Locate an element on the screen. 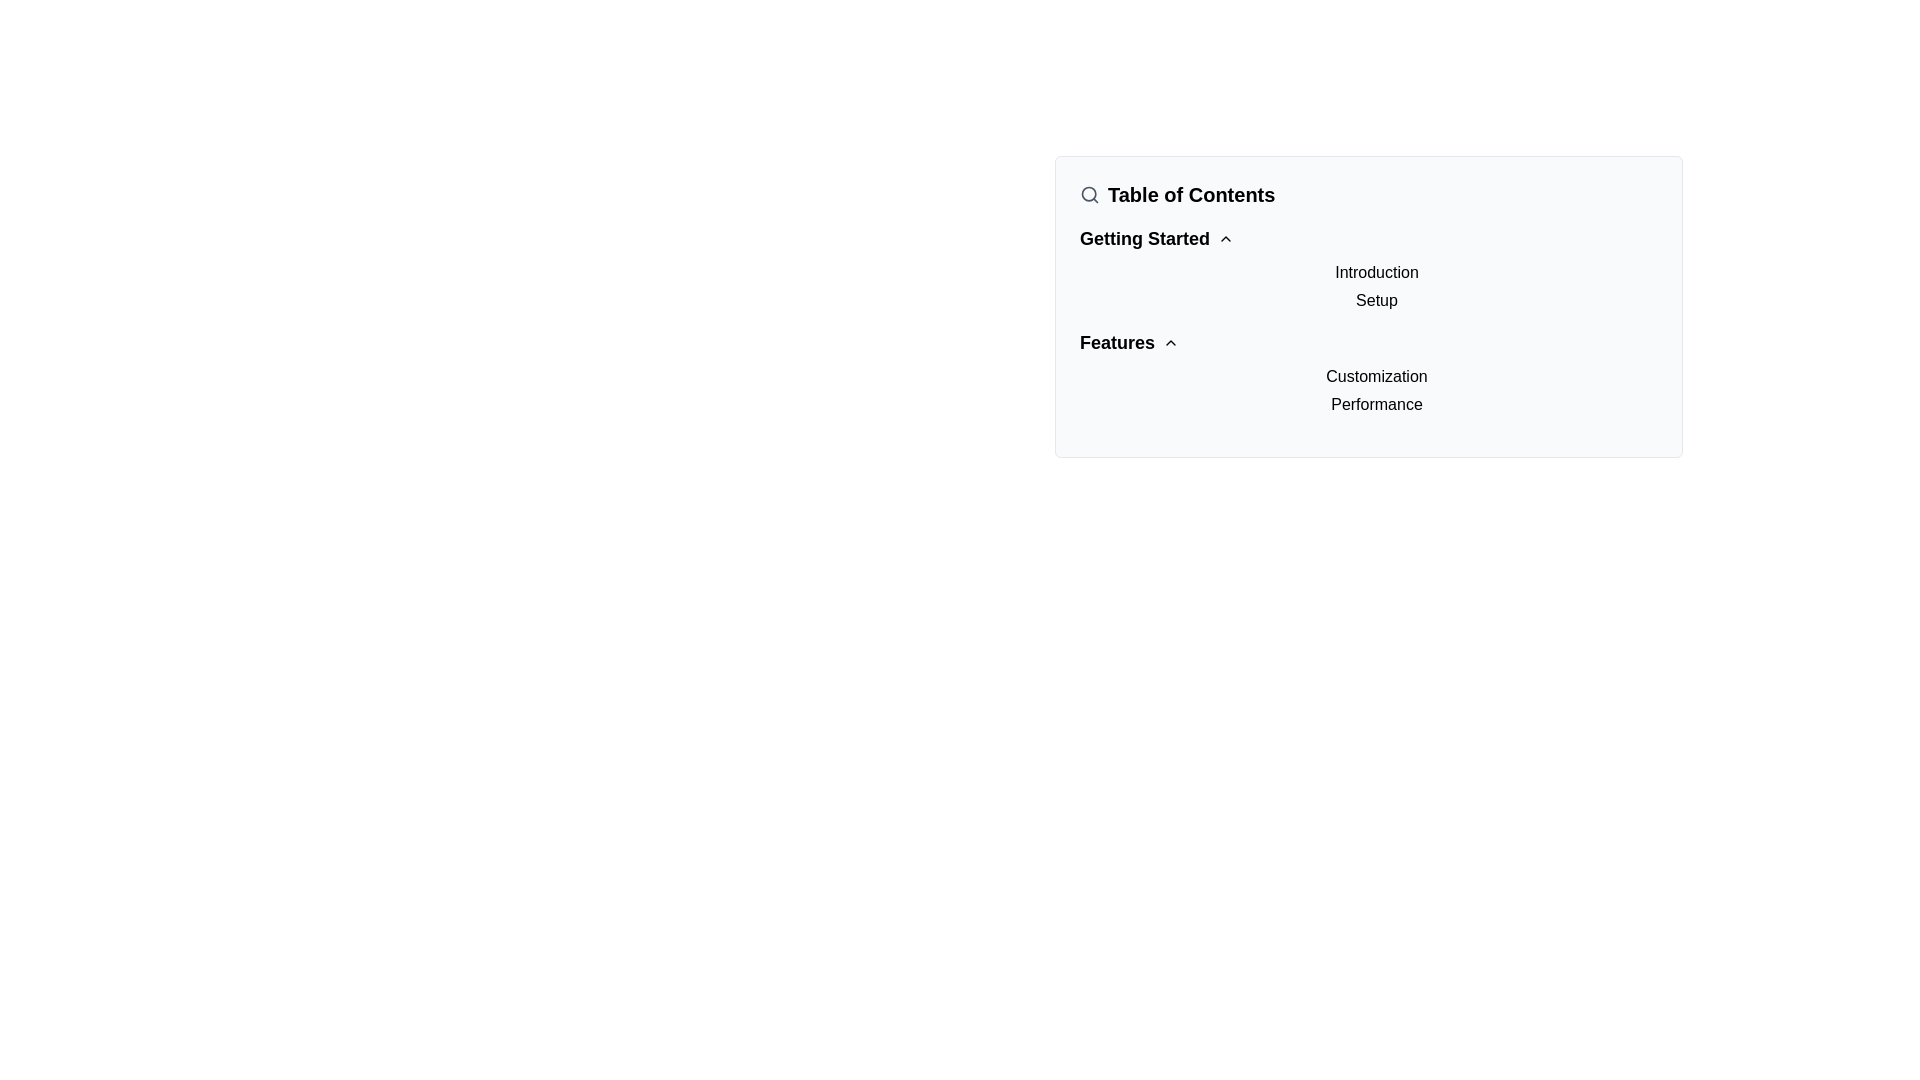 Image resolution: width=1920 pixels, height=1080 pixels. the magnifying glass icon, which is dark gray and located to the left of the 'Table of Contents' text is located at coordinates (1088, 195).